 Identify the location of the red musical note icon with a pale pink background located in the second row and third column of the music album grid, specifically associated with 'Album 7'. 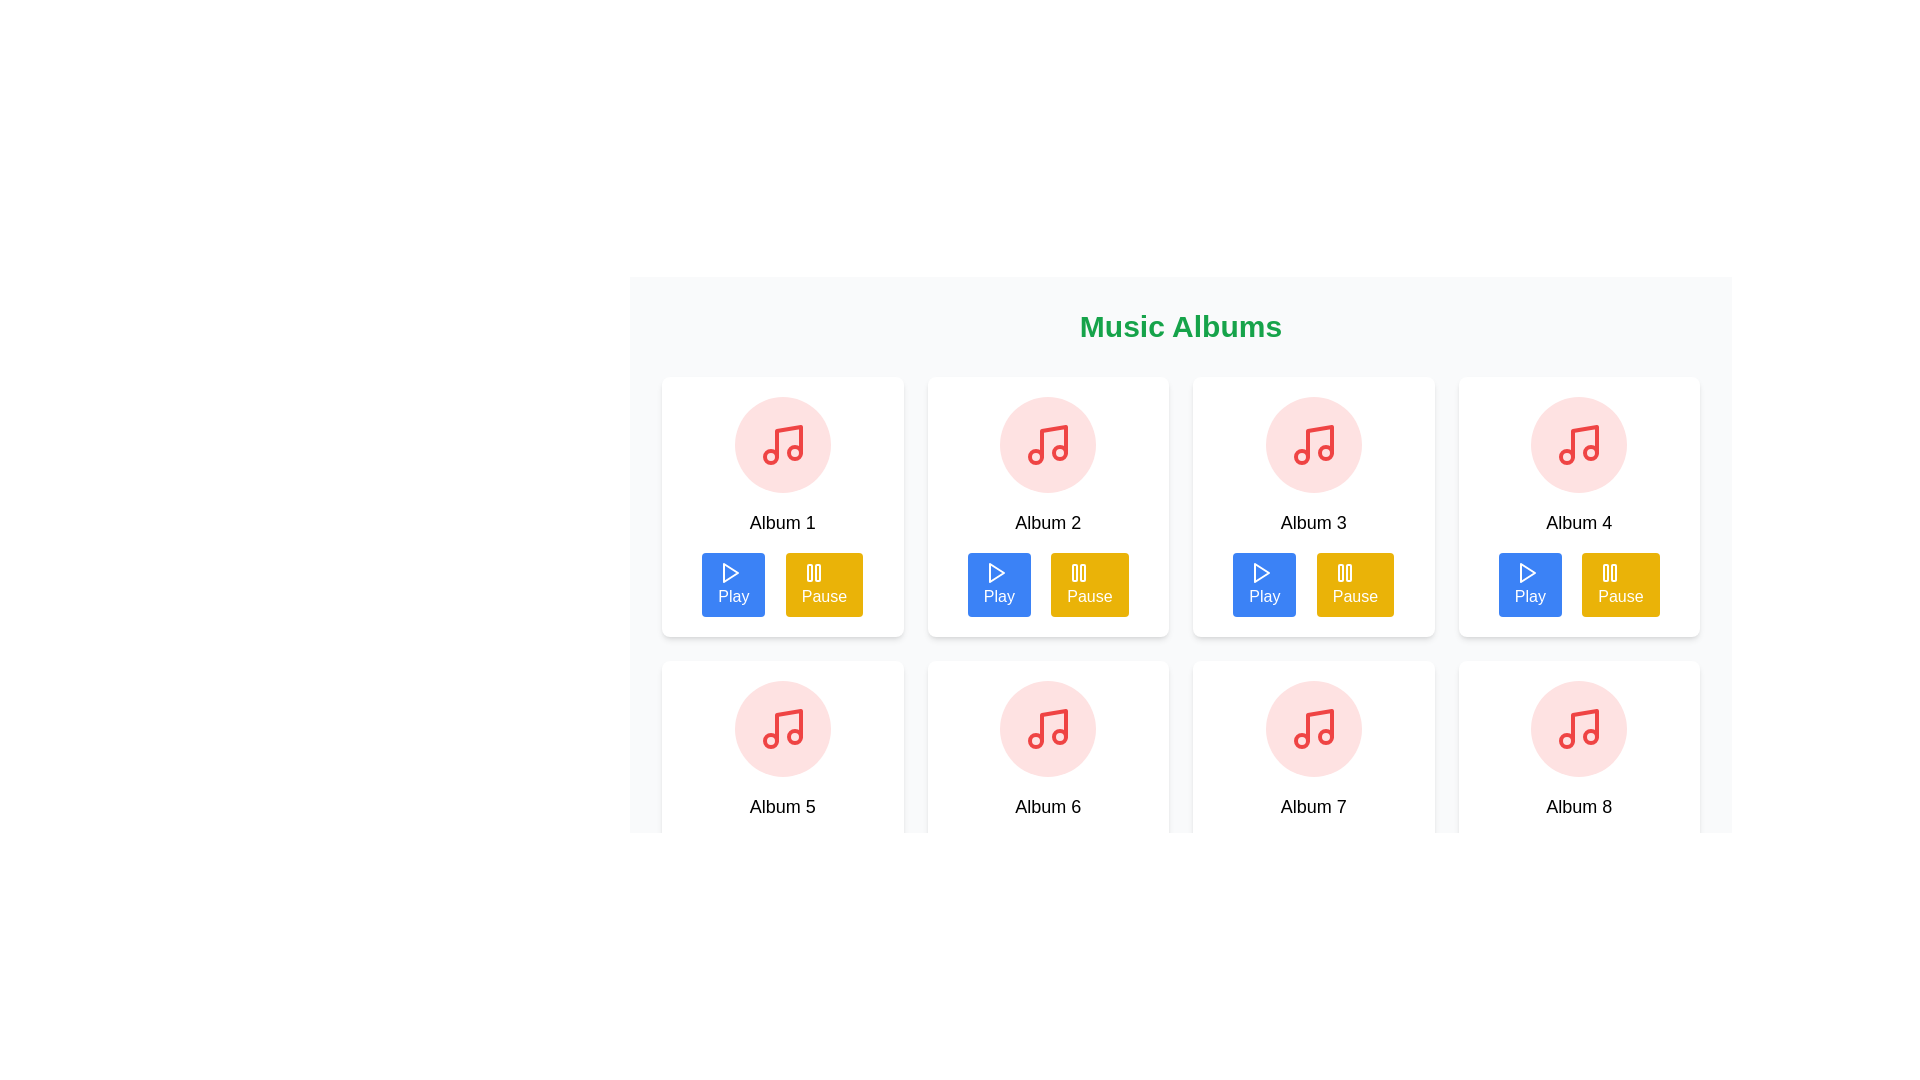
(1313, 729).